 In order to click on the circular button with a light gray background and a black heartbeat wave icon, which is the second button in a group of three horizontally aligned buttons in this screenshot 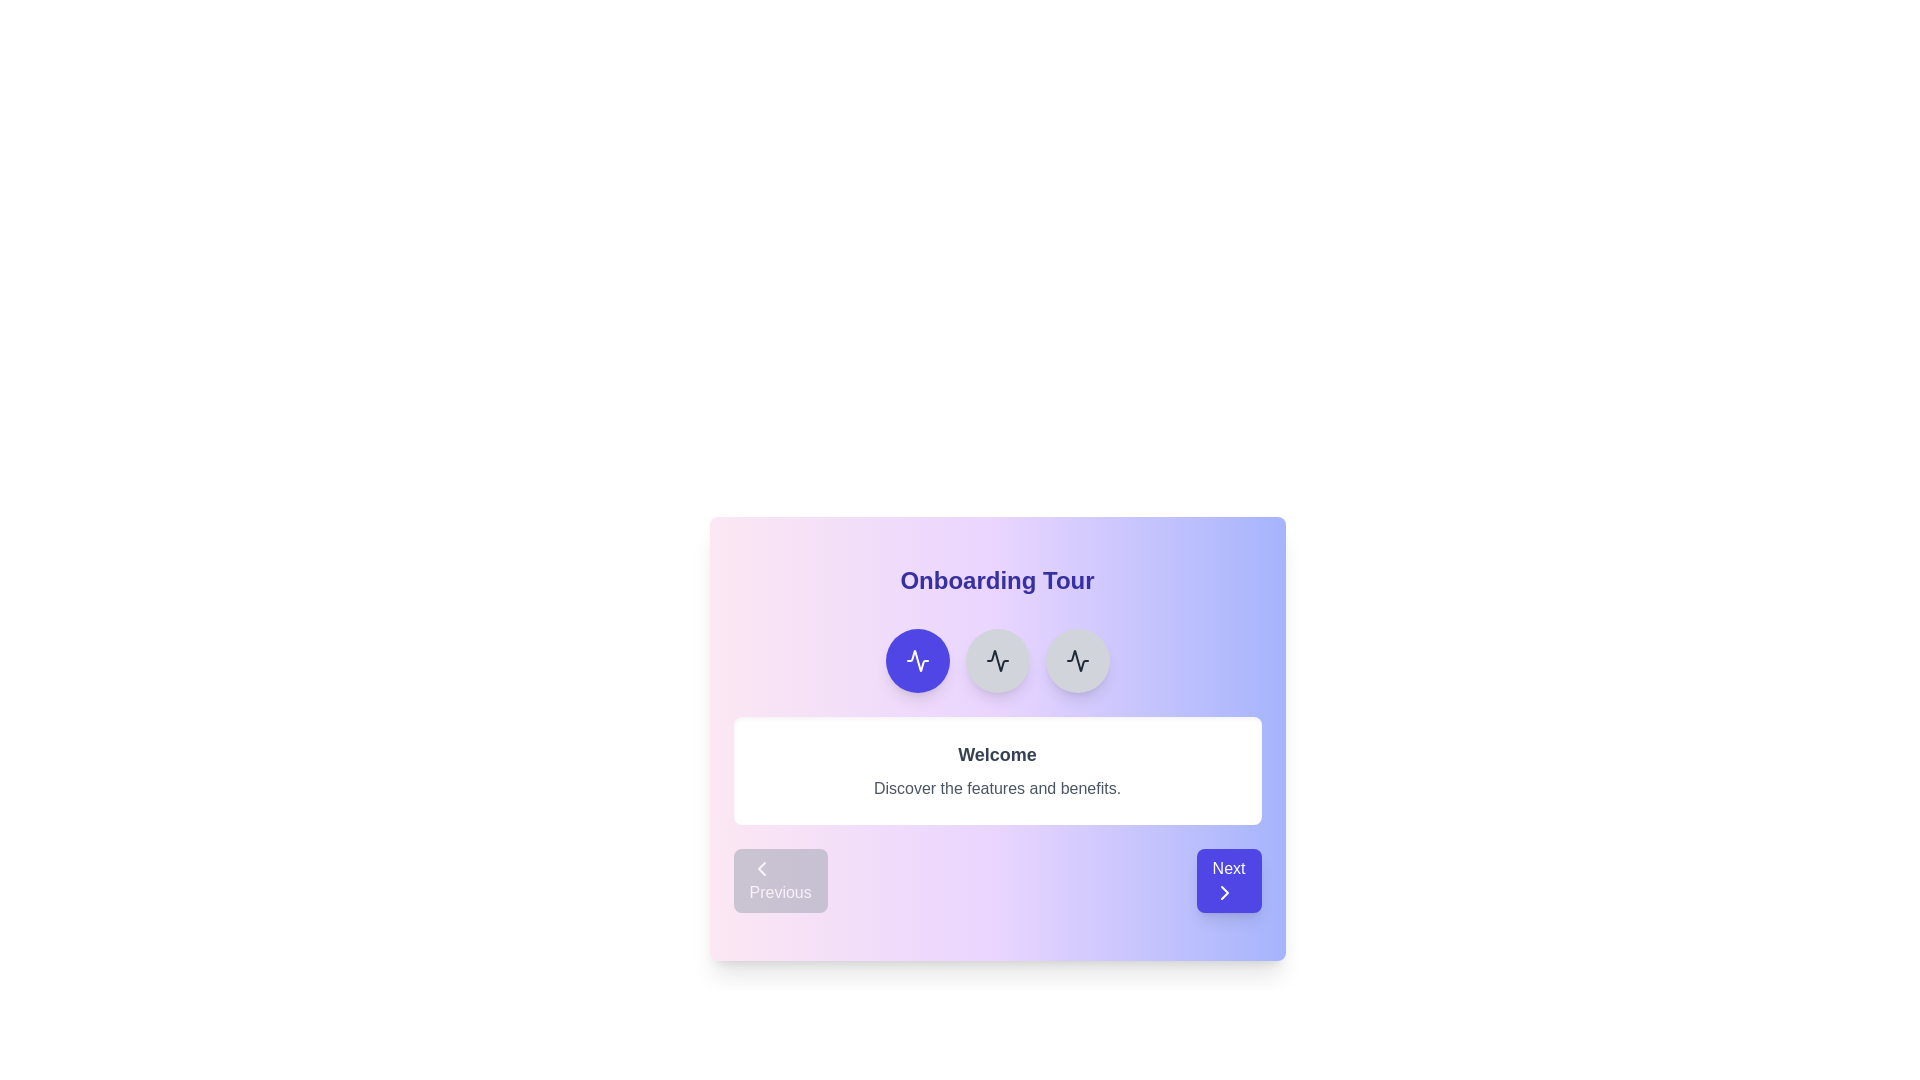, I will do `click(997, 660)`.